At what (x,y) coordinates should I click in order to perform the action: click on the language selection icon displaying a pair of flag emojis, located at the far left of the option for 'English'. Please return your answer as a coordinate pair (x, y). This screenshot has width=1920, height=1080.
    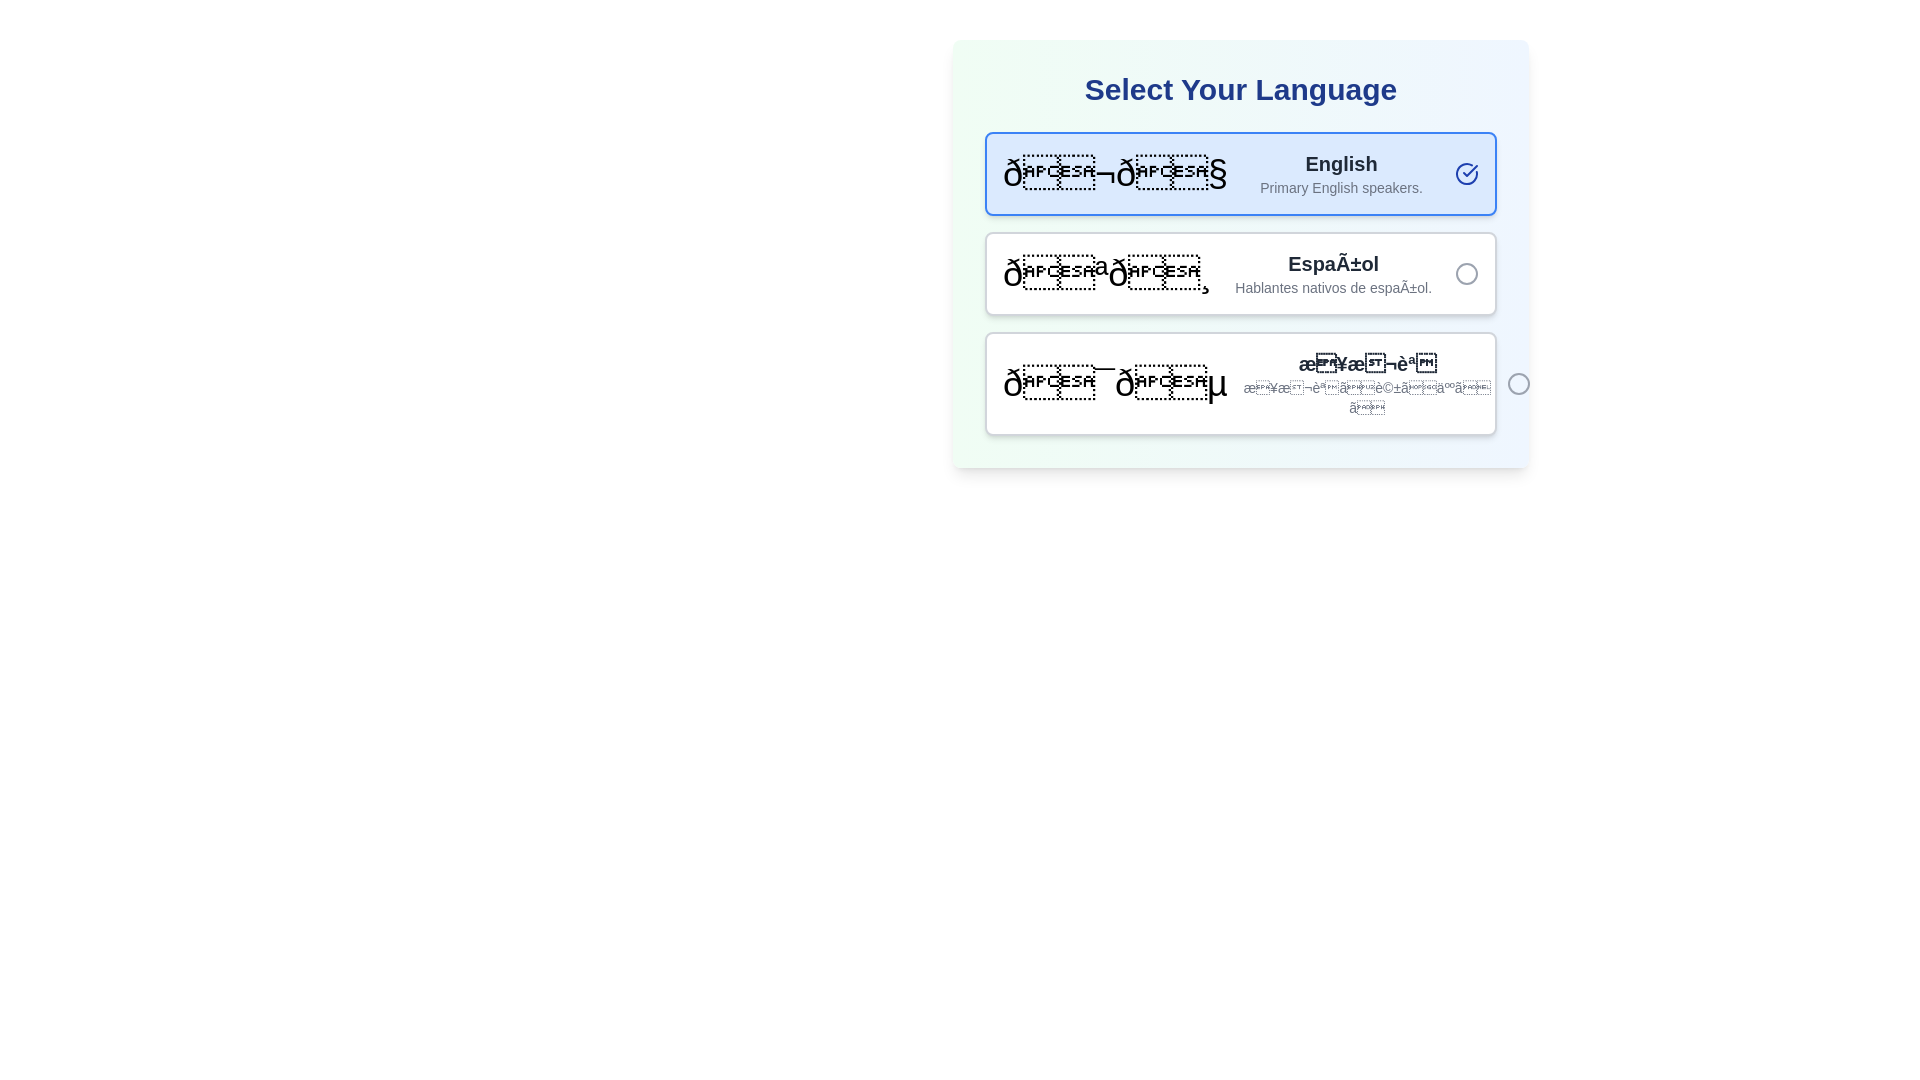
    Looking at the image, I should click on (1114, 172).